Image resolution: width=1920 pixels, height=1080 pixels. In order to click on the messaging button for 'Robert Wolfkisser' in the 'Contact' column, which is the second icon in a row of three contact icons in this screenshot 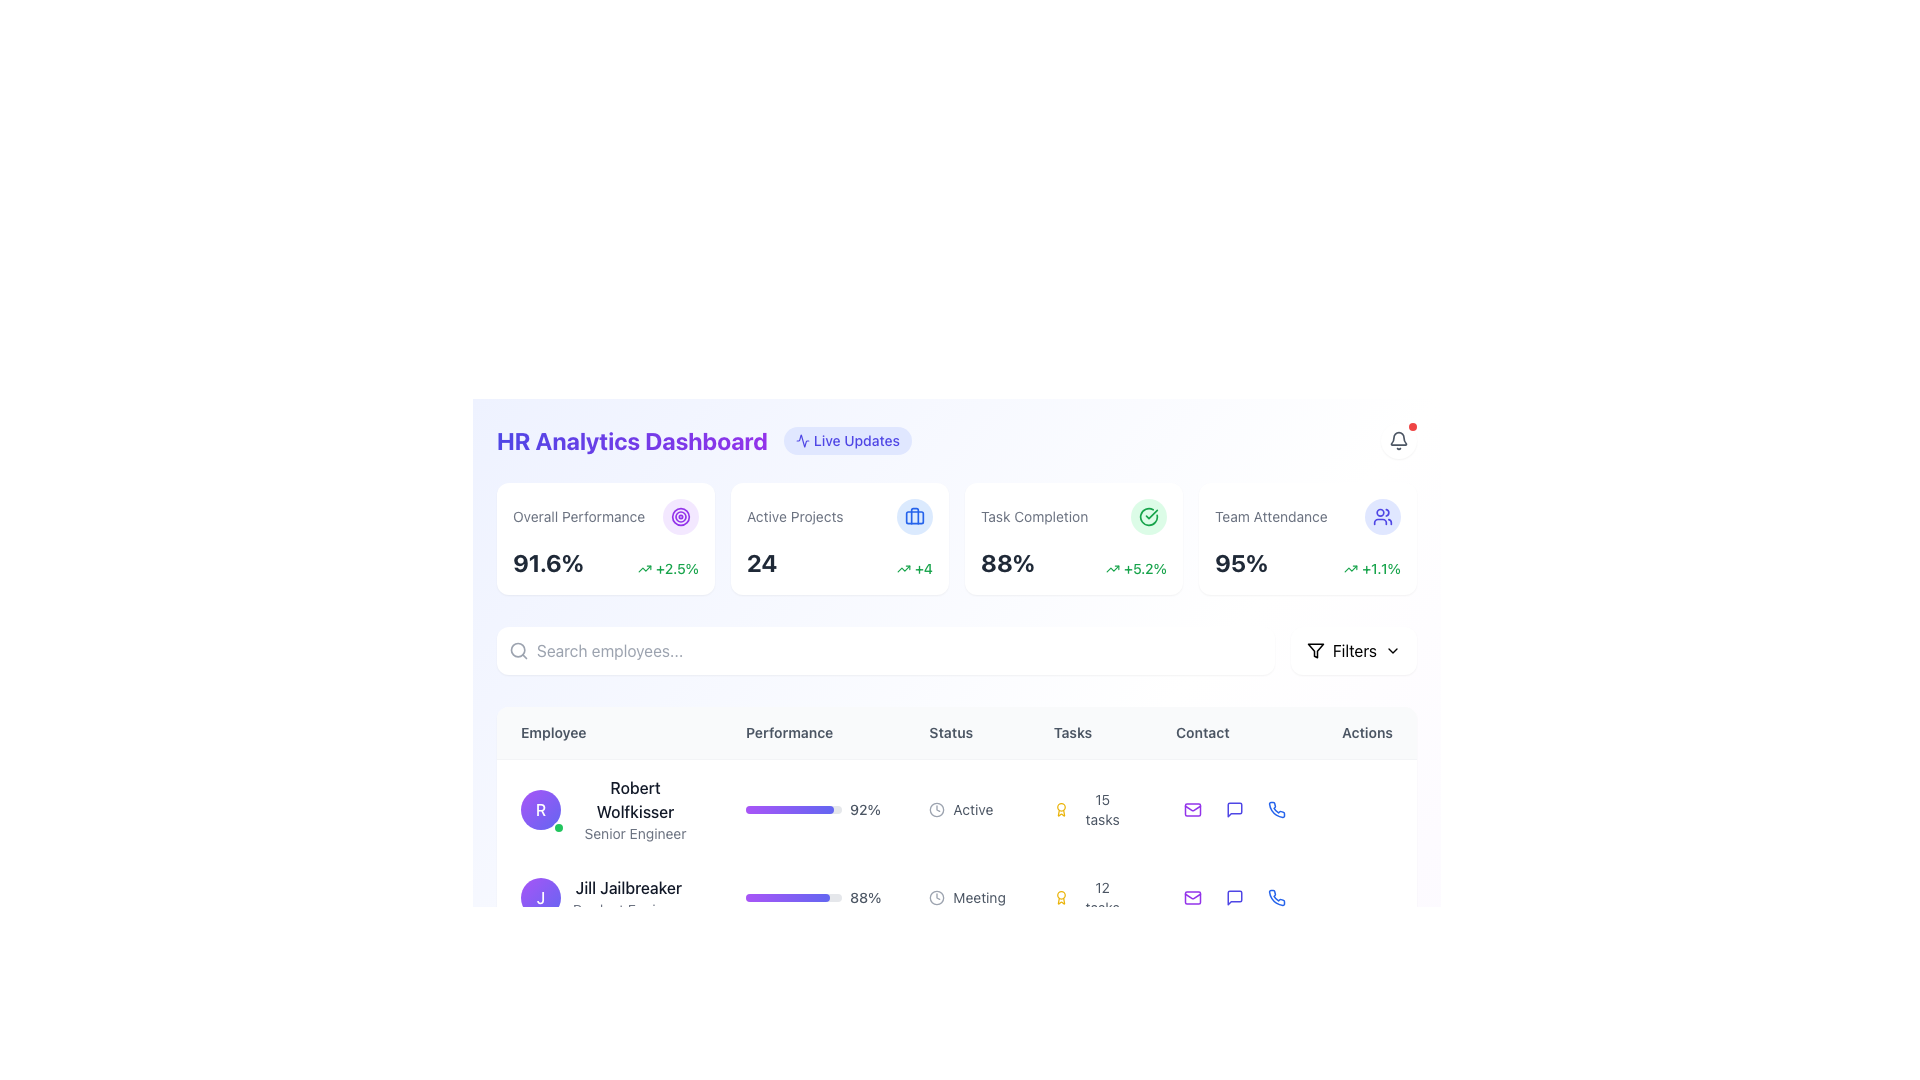, I will do `click(1234, 810)`.